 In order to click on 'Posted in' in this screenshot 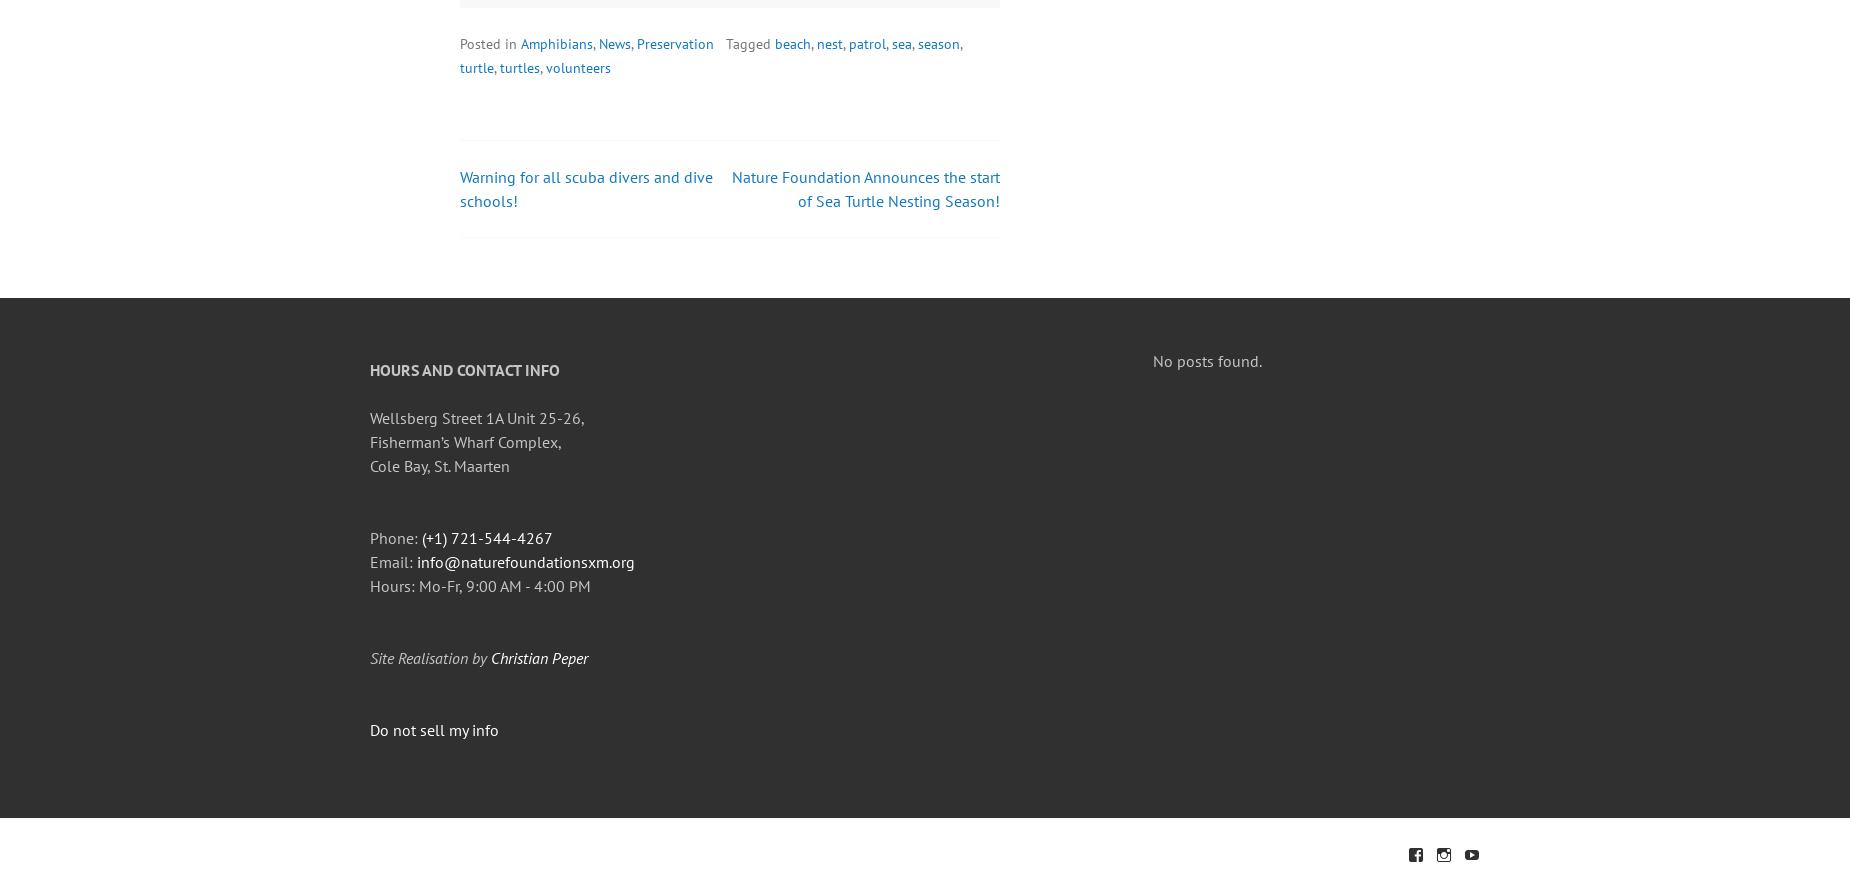, I will do `click(490, 43)`.